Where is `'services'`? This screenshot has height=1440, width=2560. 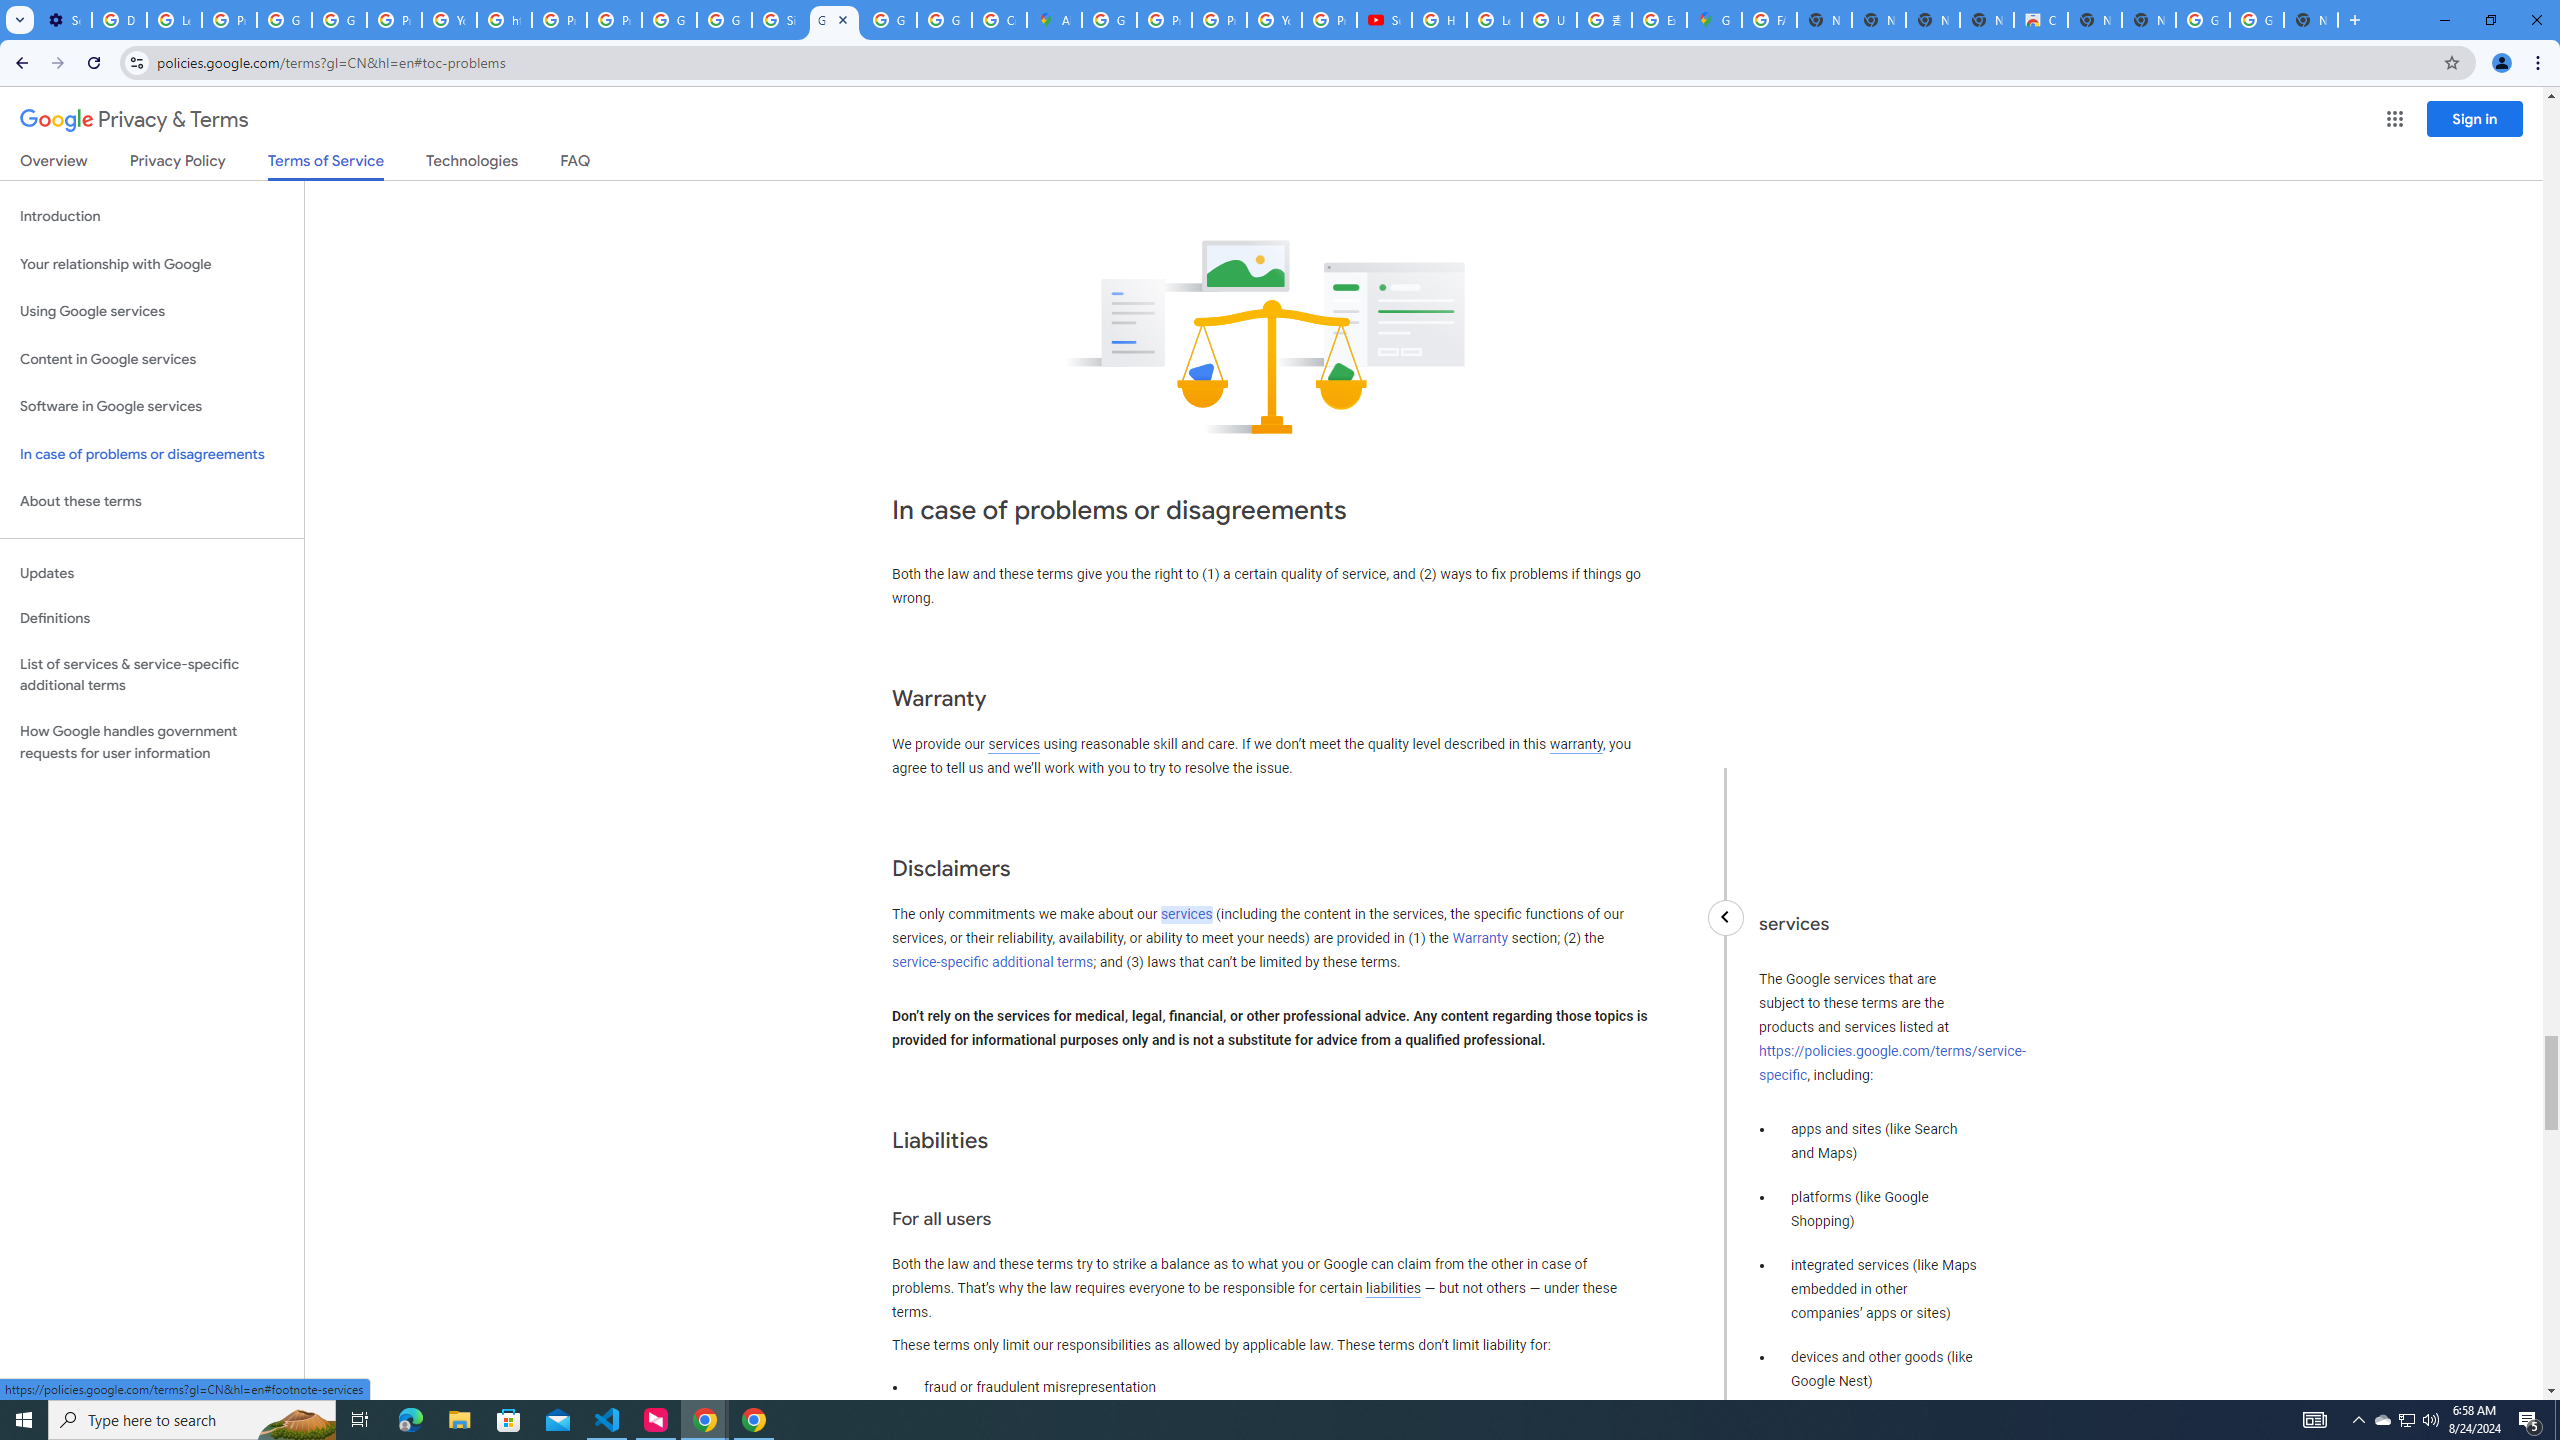 'services' is located at coordinates (1186, 915).